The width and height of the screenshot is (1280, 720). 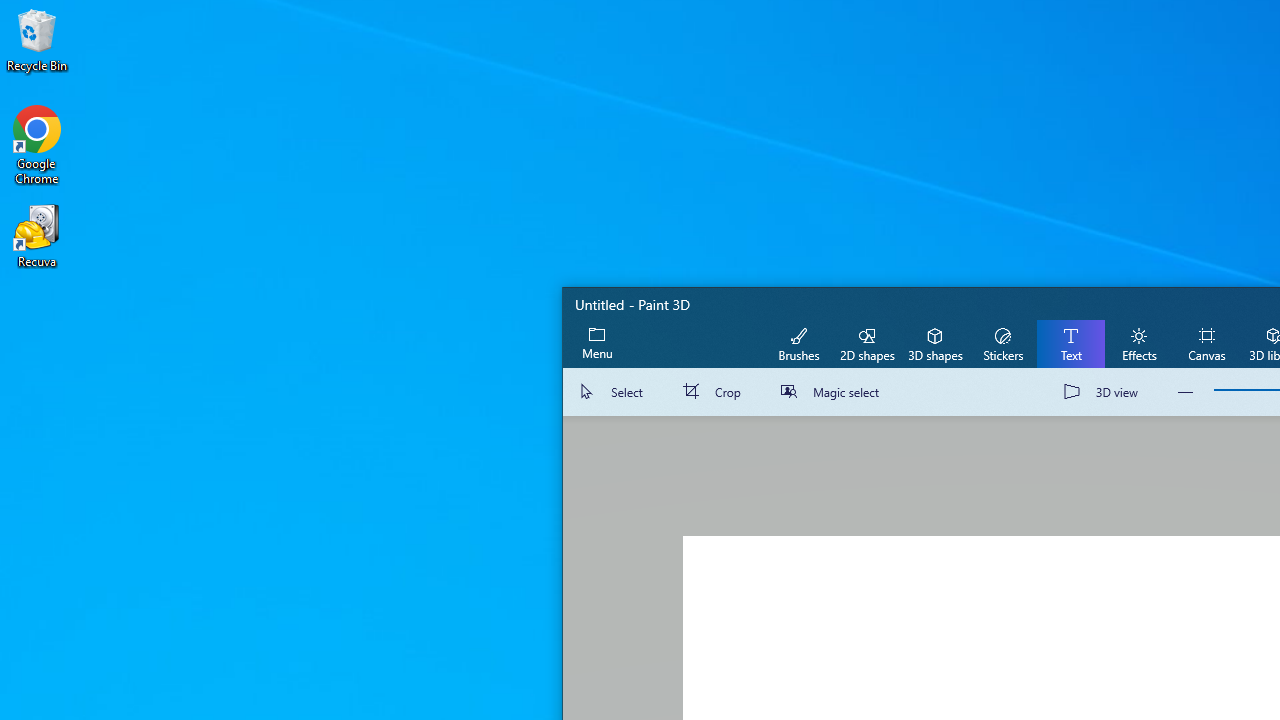 I want to click on 'Stickers', so click(x=1002, y=342).